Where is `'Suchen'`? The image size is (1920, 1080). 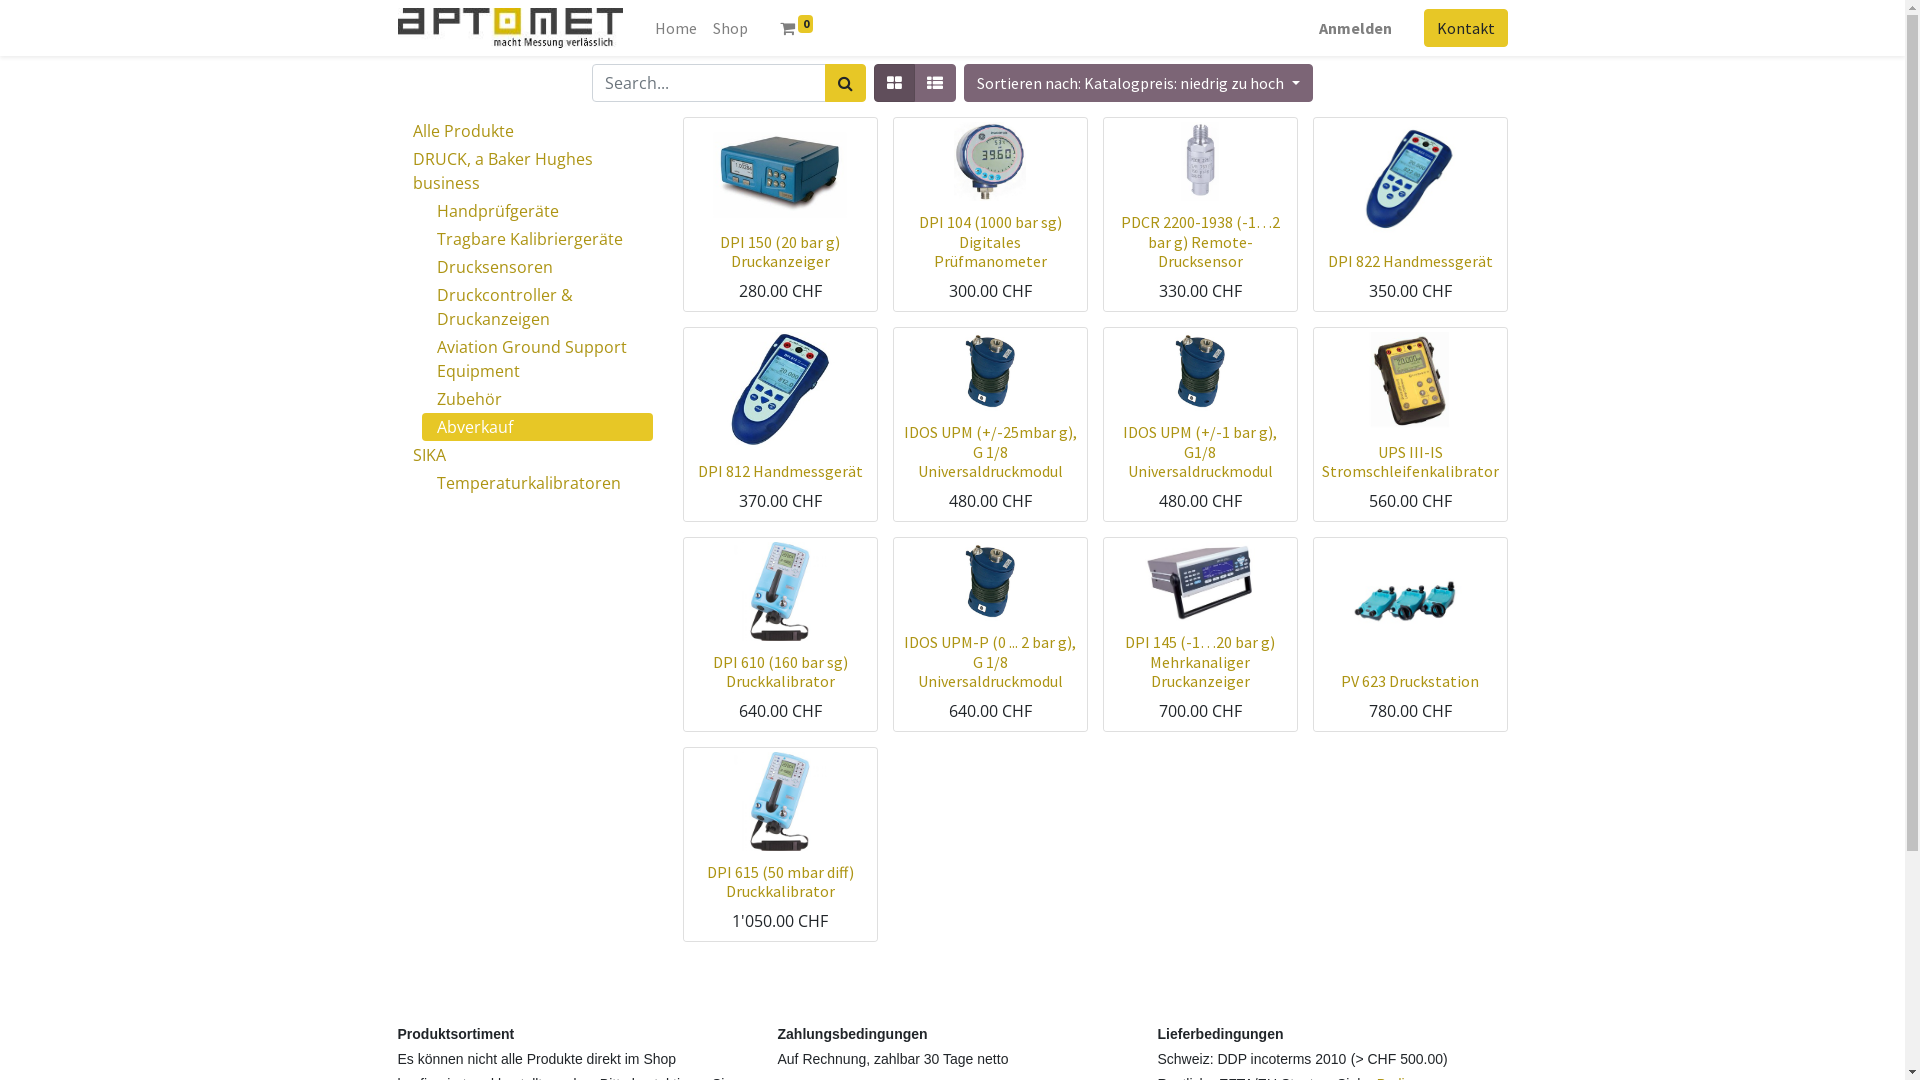
'Suchen' is located at coordinates (845, 82).